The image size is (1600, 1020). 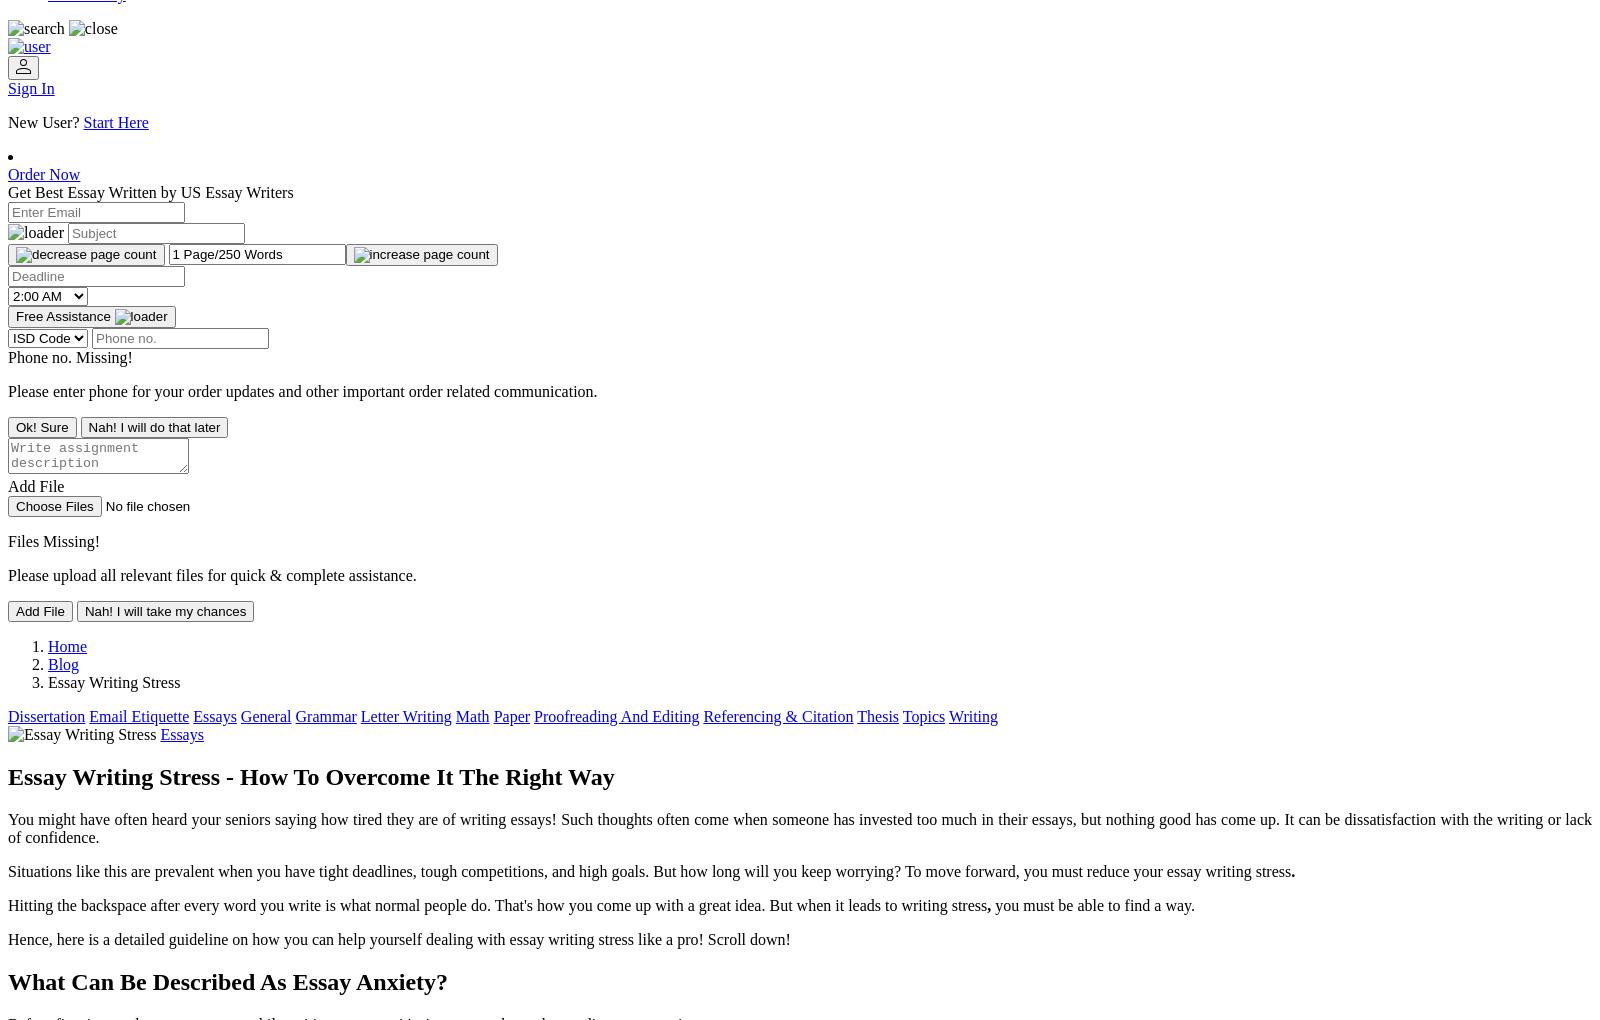 What do you see at coordinates (43, 173) in the screenshot?
I see `'Order Now'` at bounding box center [43, 173].